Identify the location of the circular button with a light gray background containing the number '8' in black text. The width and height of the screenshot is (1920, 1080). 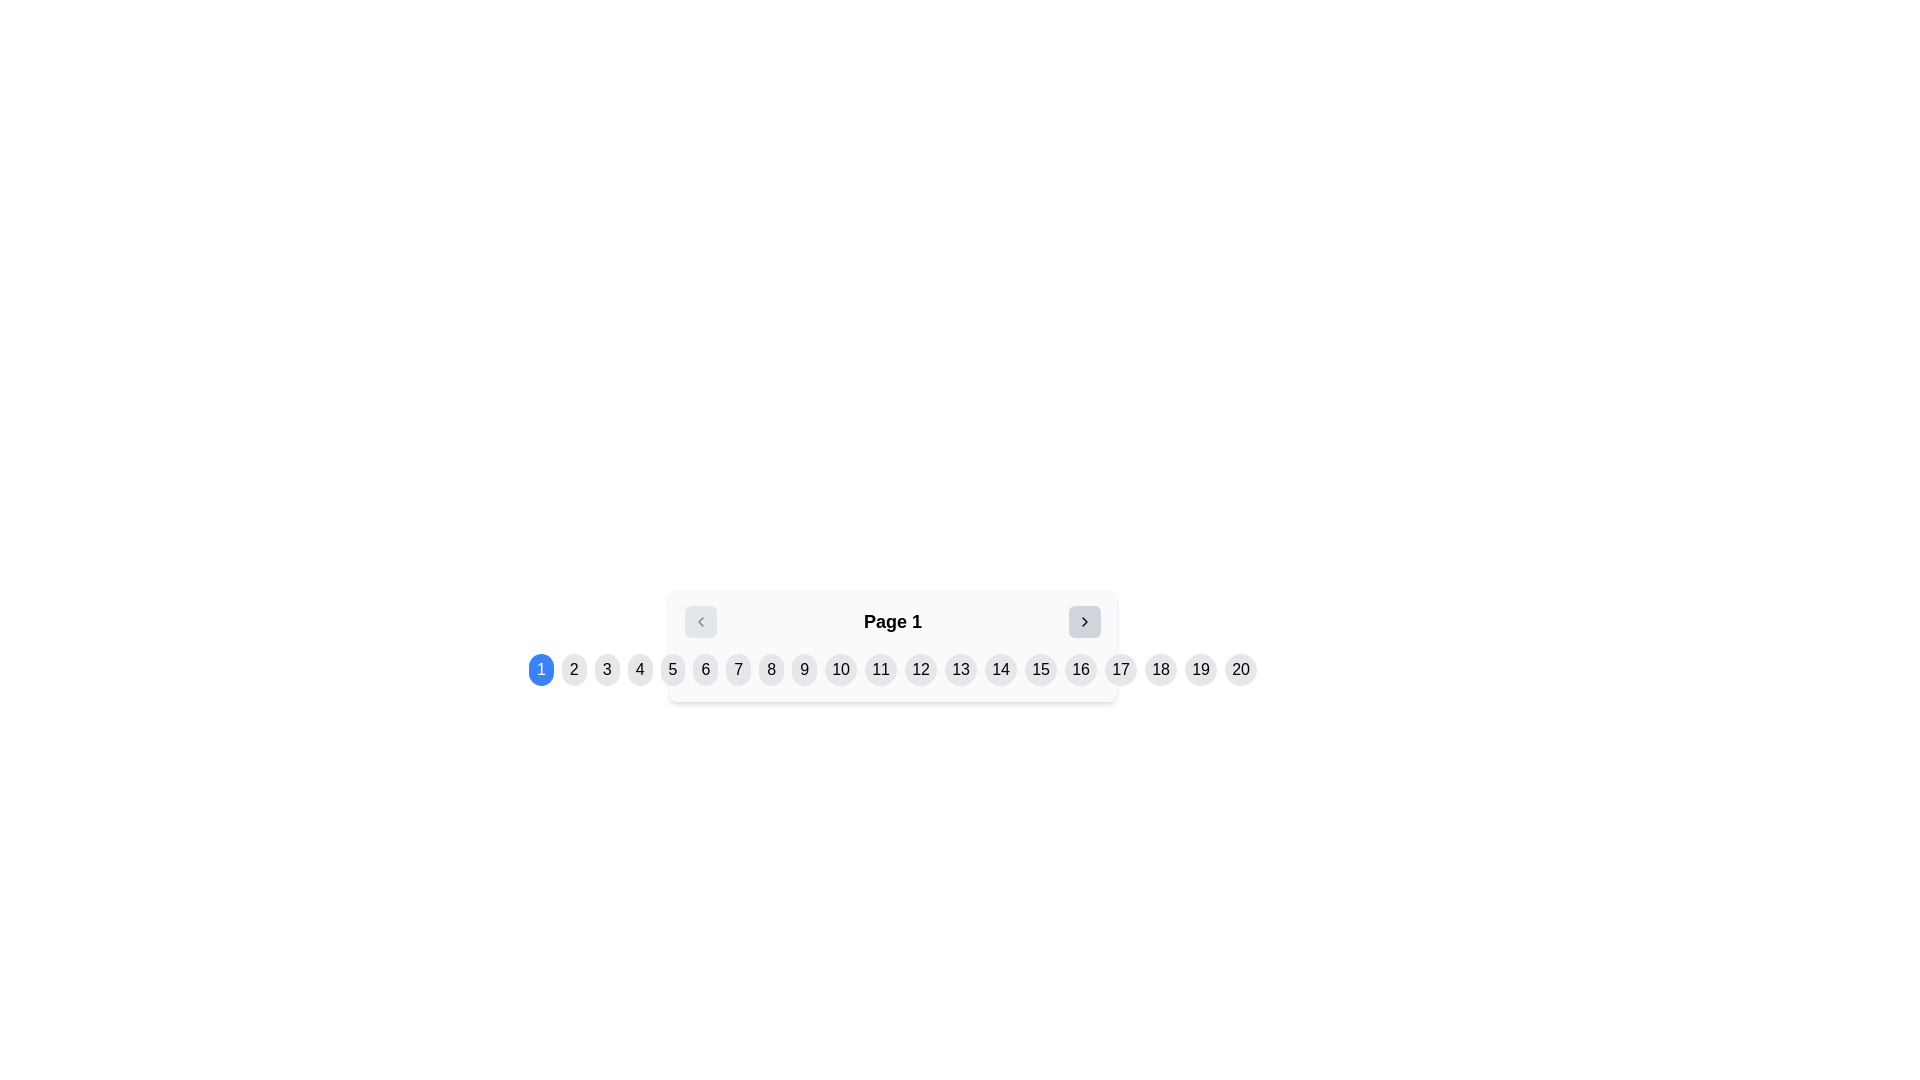
(770, 670).